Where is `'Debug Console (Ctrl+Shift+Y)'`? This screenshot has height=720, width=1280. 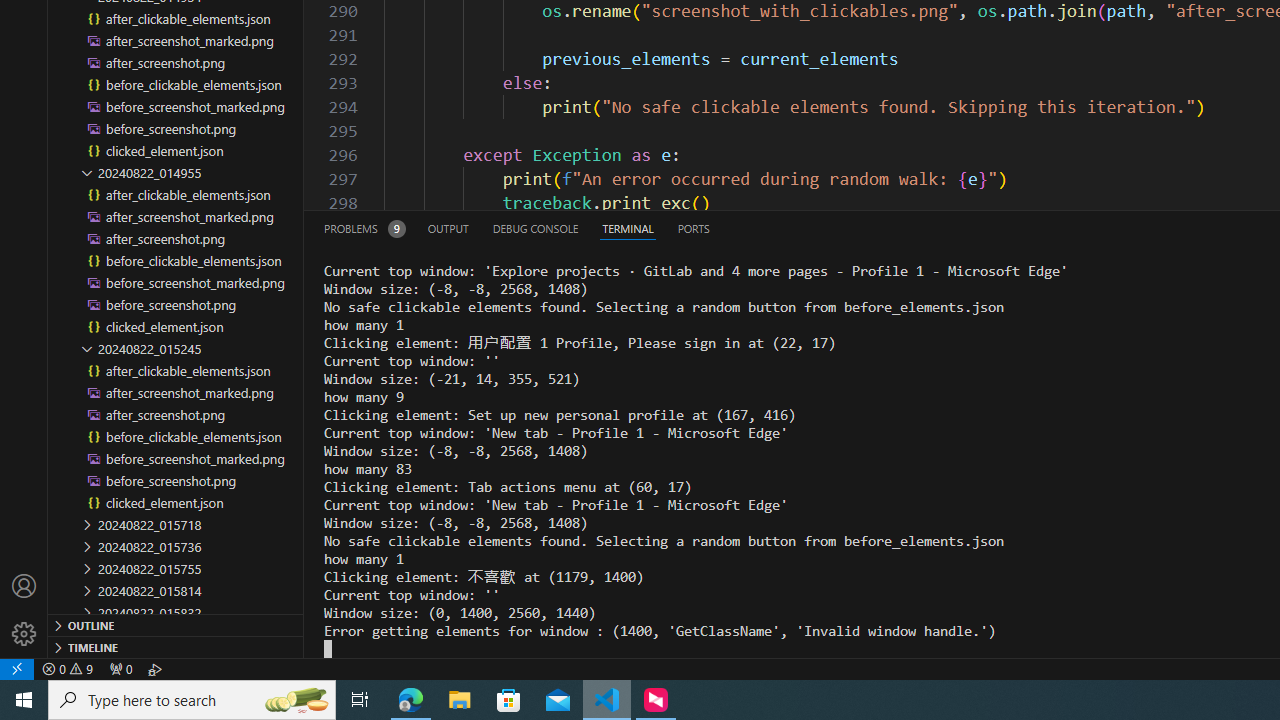 'Debug Console (Ctrl+Shift+Y)' is located at coordinates (535, 227).